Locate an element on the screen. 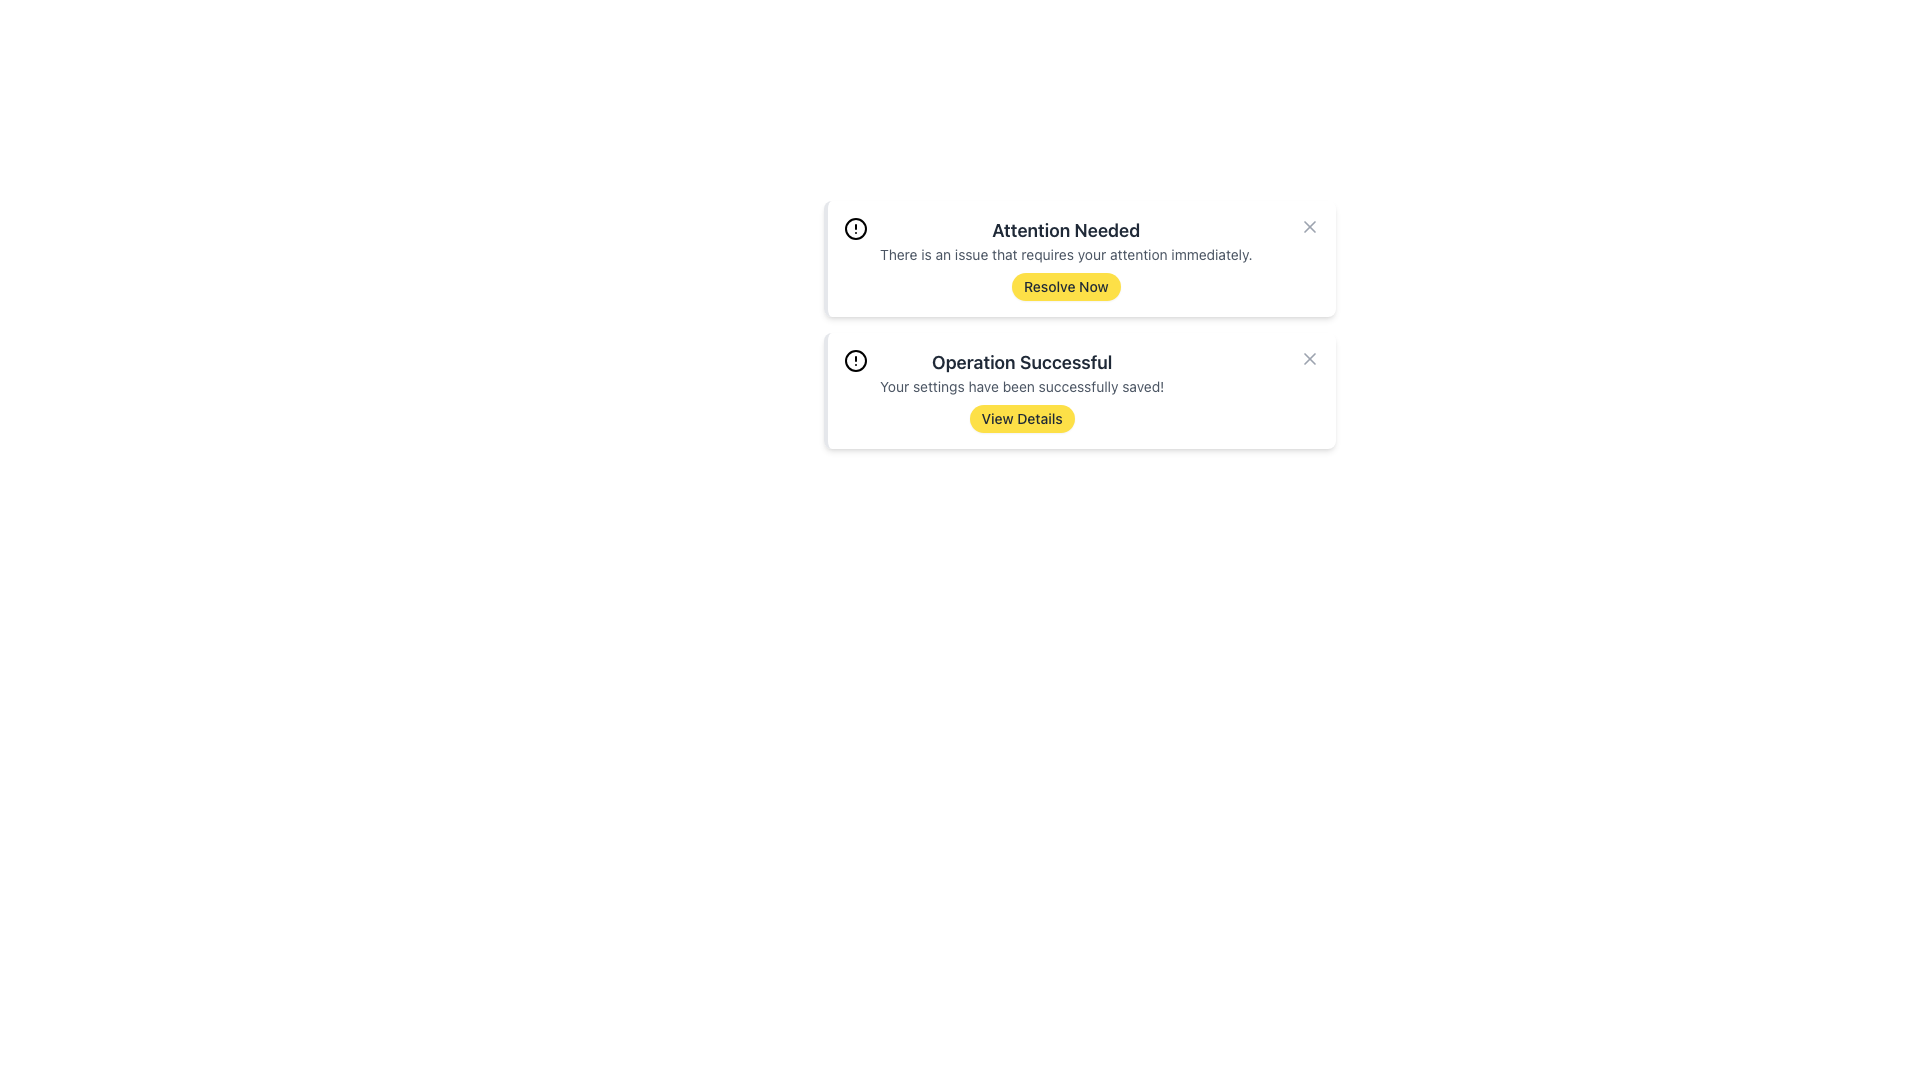 The width and height of the screenshot is (1920, 1080). the 'View Details' button with a yellow background and rounded corners located in the notification card labeled 'Operation Successful' is located at coordinates (1022, 418).